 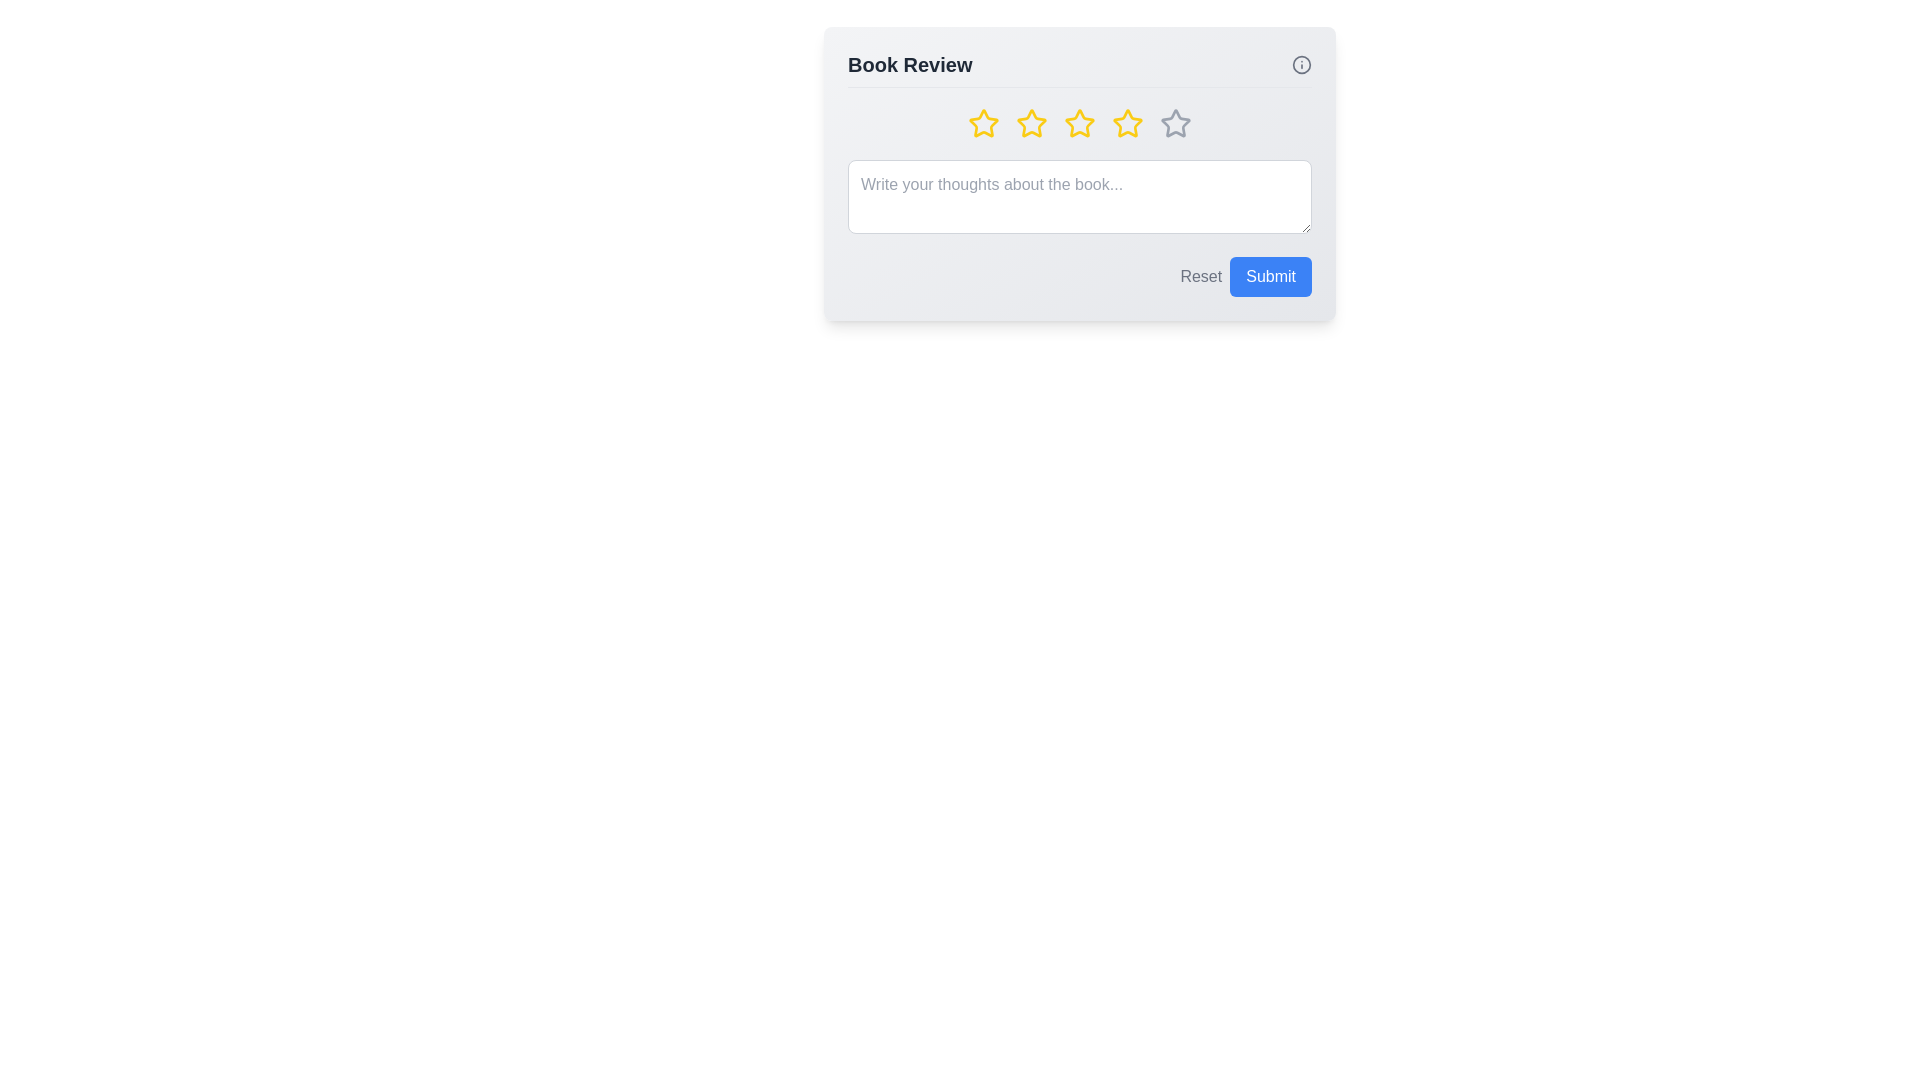 What do you see at coordinates (1270, 277) in the screenshot?
I see `the 'Submit' button to submit the review and rating` at bounding box center [1270, 277].